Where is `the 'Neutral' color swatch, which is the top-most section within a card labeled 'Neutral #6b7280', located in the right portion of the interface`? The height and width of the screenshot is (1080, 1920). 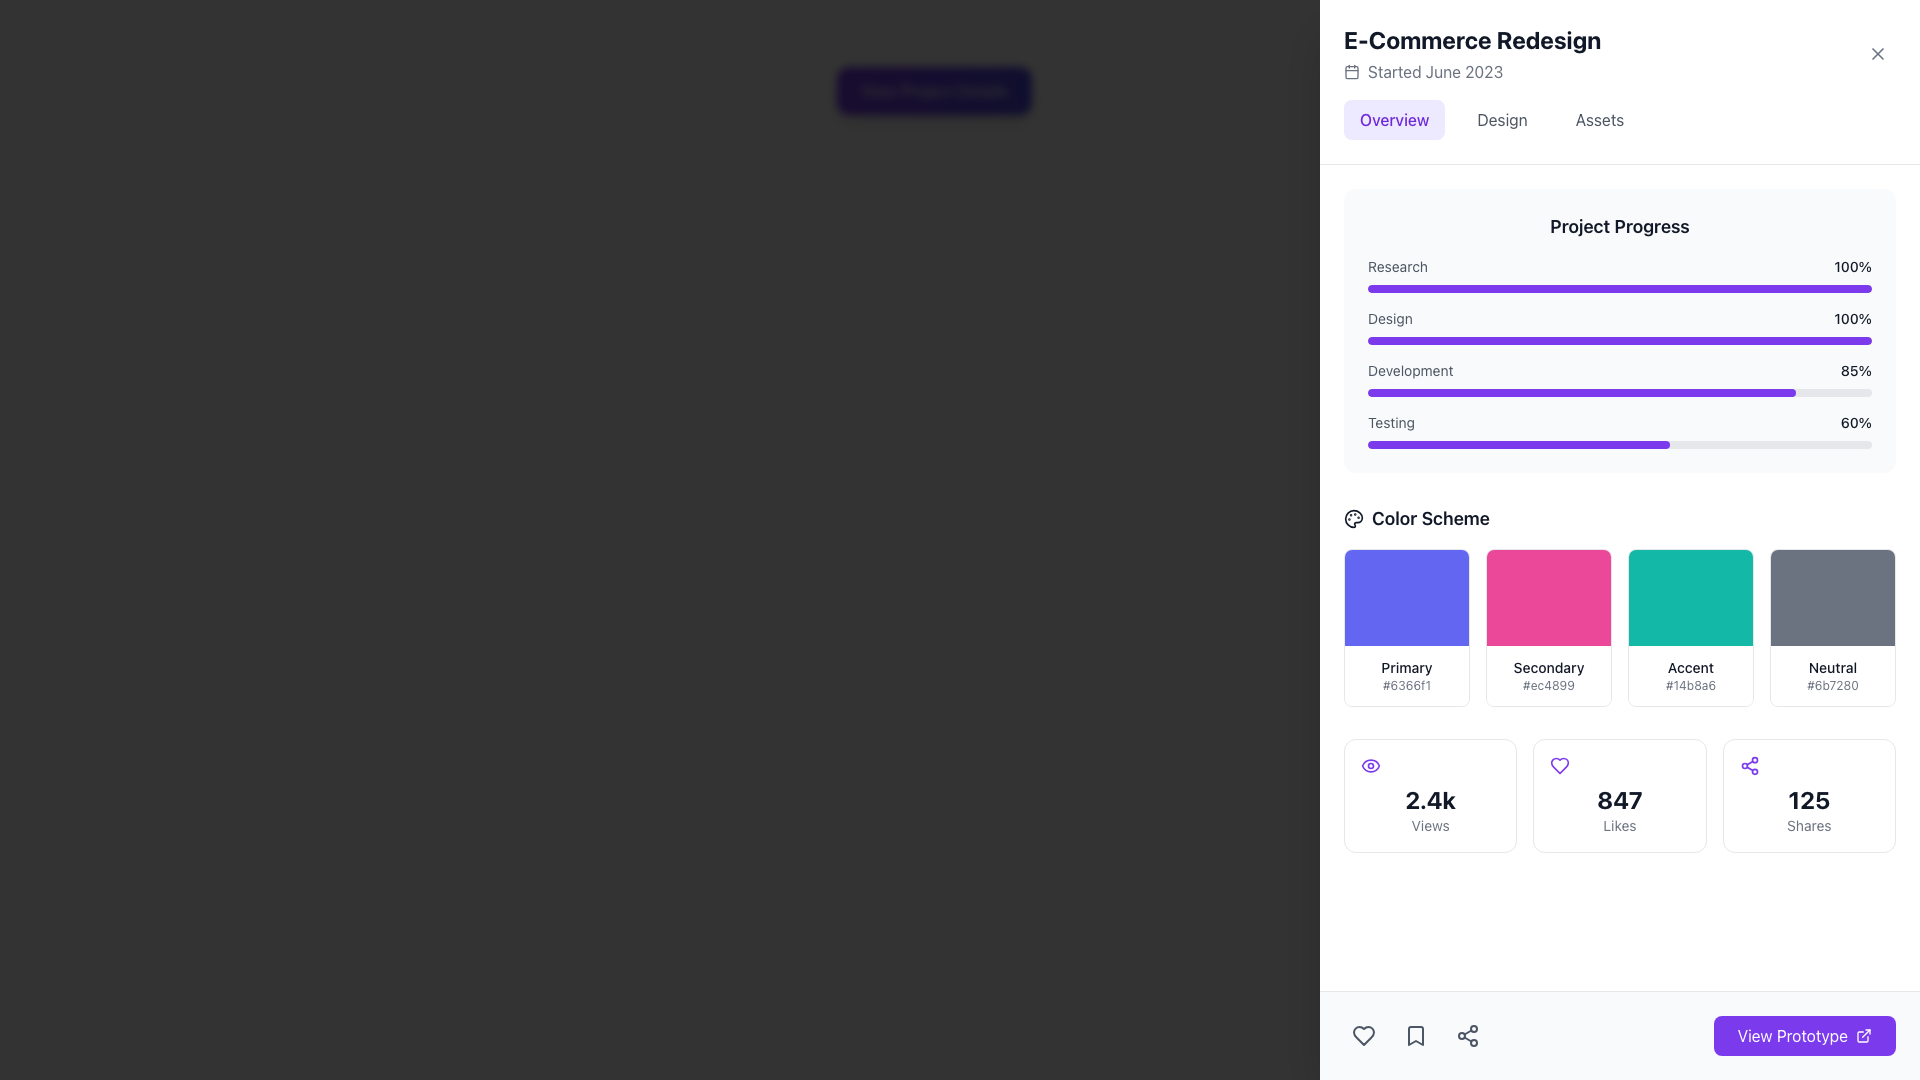
the 'Neutral' color swatch, which is the top-most section within a card labeled 'Neutral #6b7280', located in the right portion of the interface is located at coordinates (1833, 596).